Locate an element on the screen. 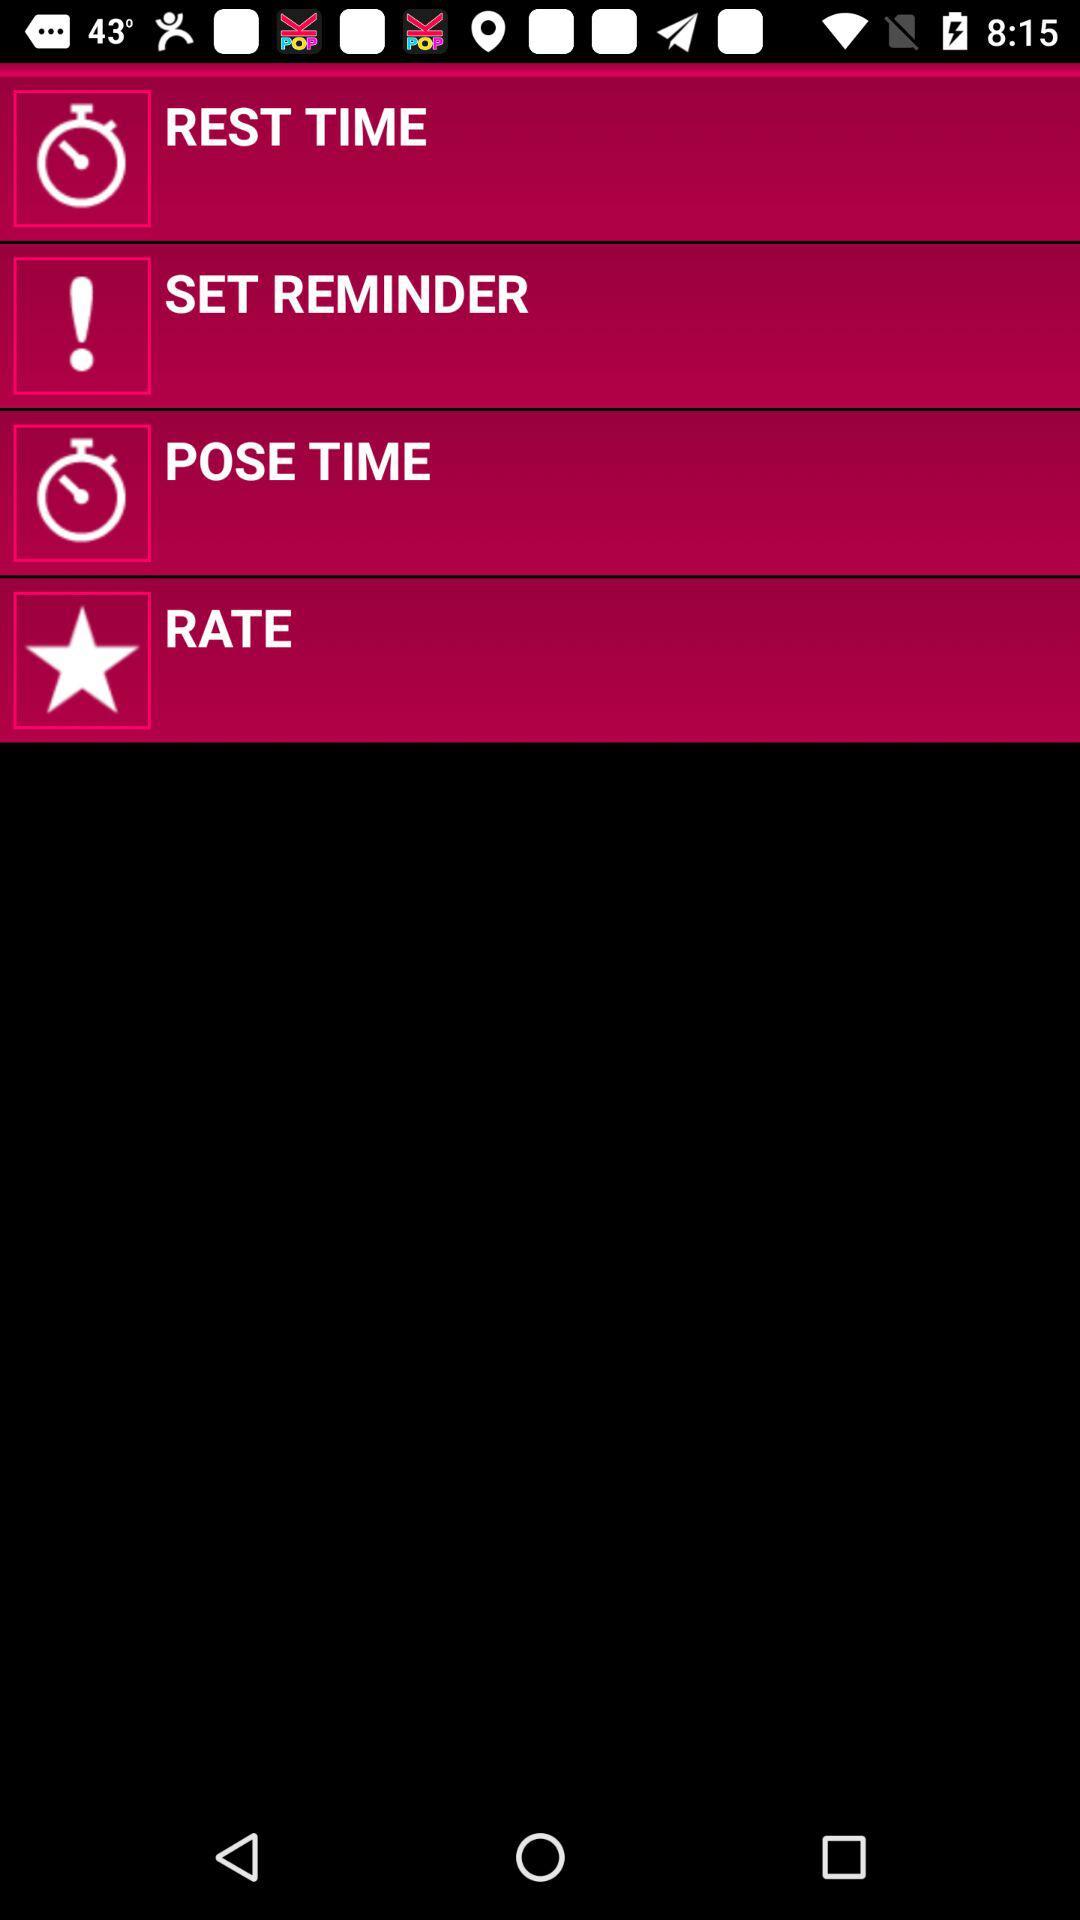 Image resolution: width=1080 pixels, height=1920 pixels. icon below rest time app is located at coordinates (345, 291).